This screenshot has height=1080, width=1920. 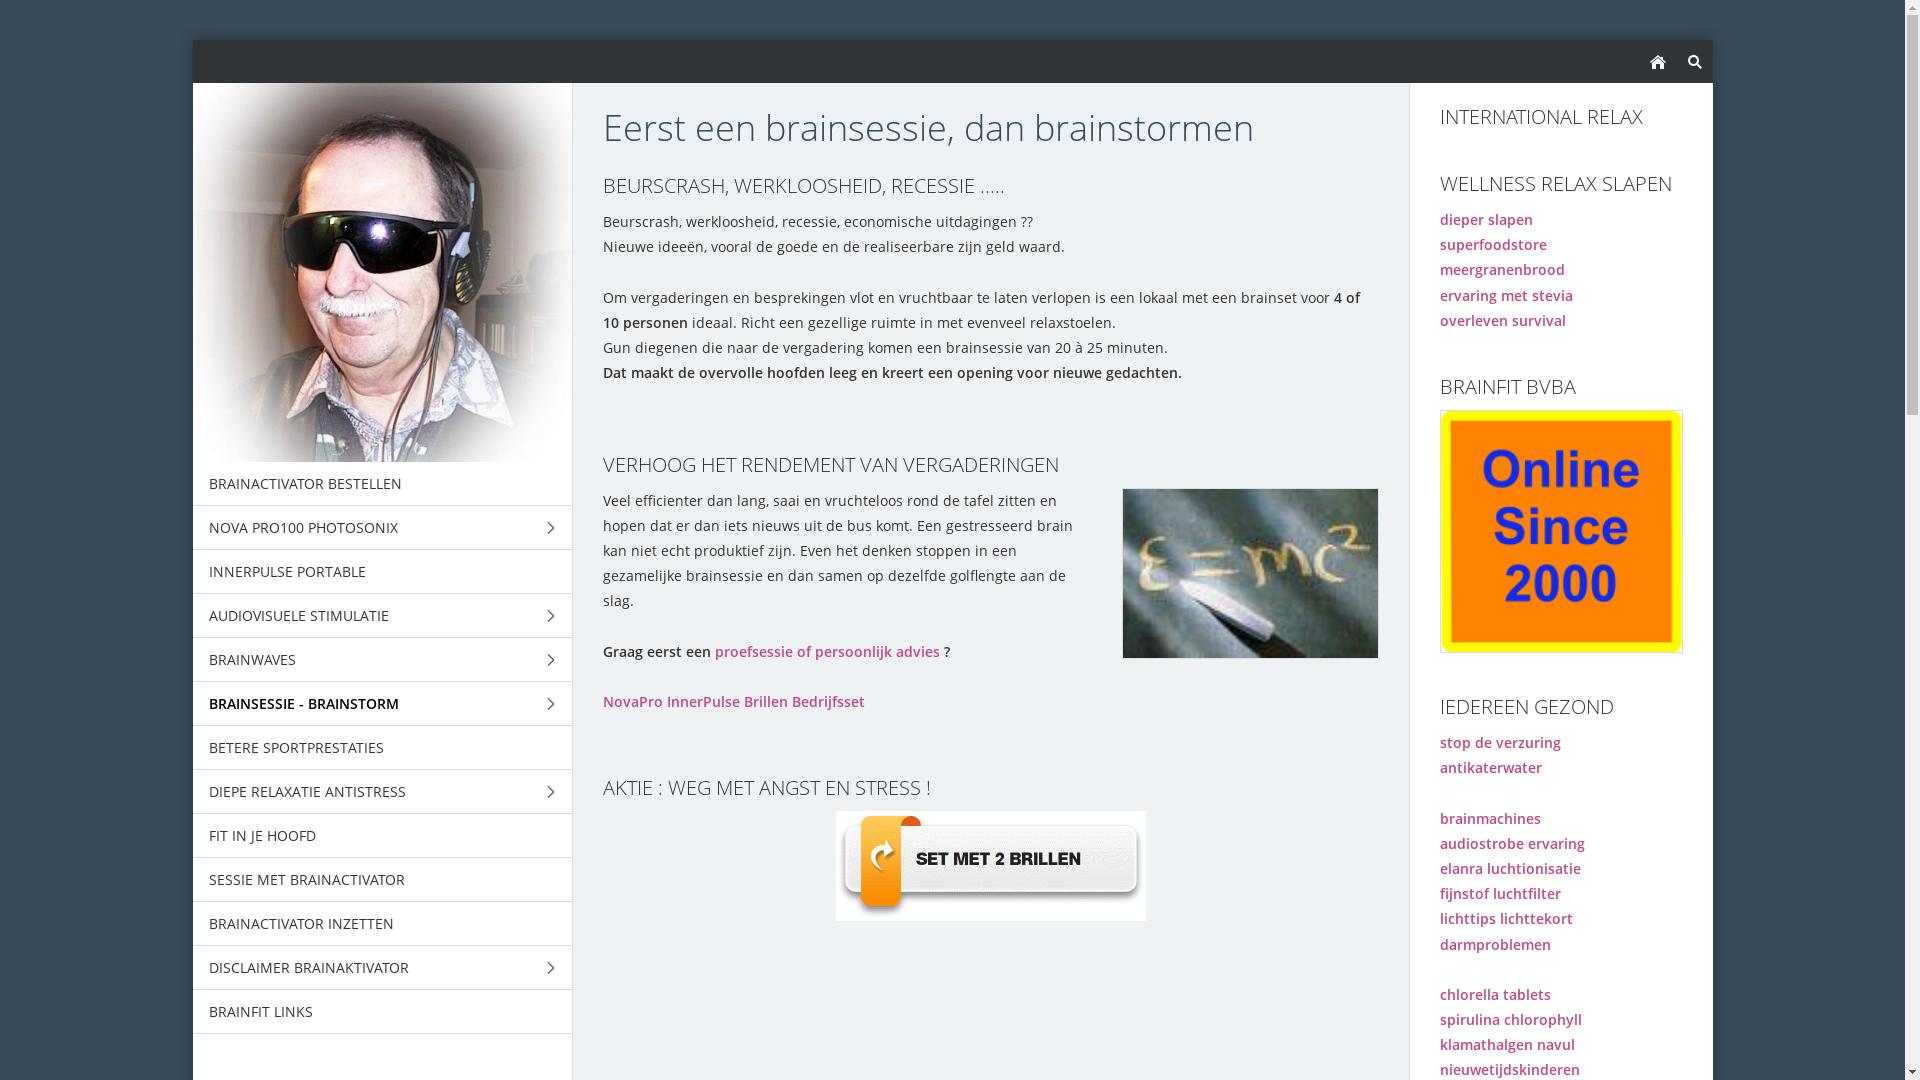 What do you see at coordinates (381, 924) in the screenshot?
I see `'BRAINACTIVATOR INZETTEN'` at bounding box center [381, 924].